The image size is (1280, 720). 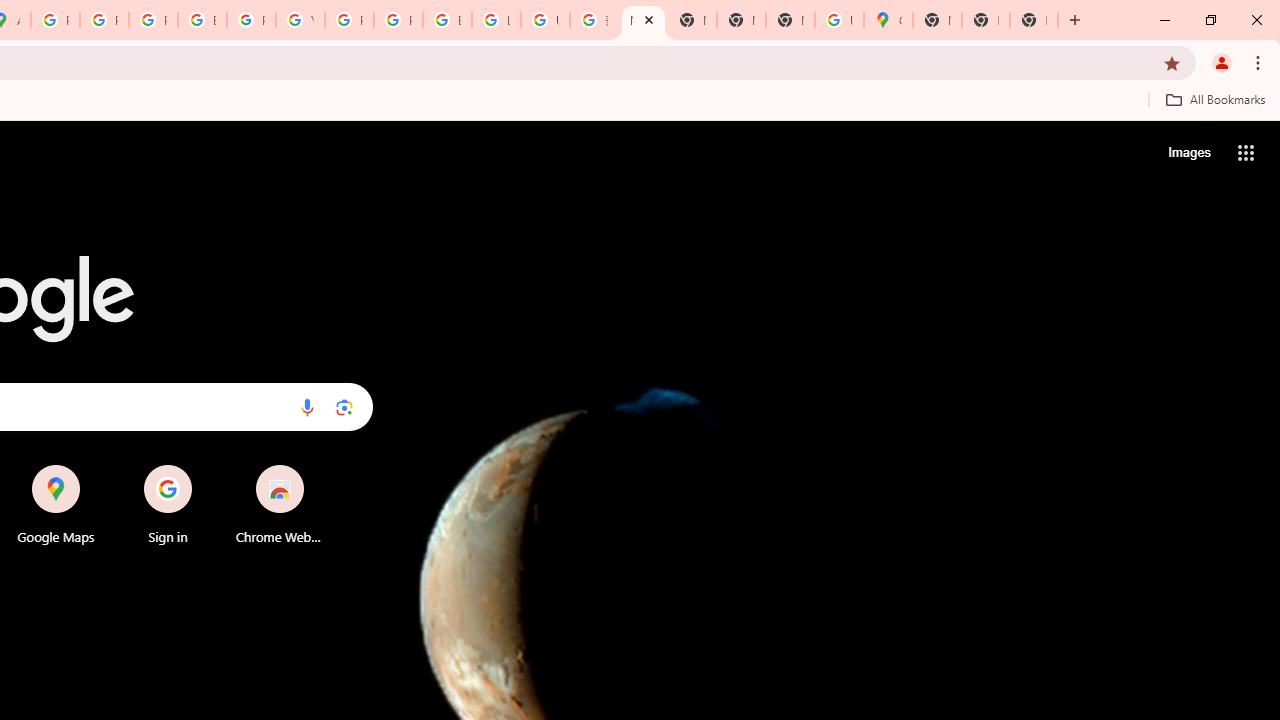 What do you see at coordinates (299, 20) in the screenshot?
I see `'YouTube'` at bounding box center [299, 20].